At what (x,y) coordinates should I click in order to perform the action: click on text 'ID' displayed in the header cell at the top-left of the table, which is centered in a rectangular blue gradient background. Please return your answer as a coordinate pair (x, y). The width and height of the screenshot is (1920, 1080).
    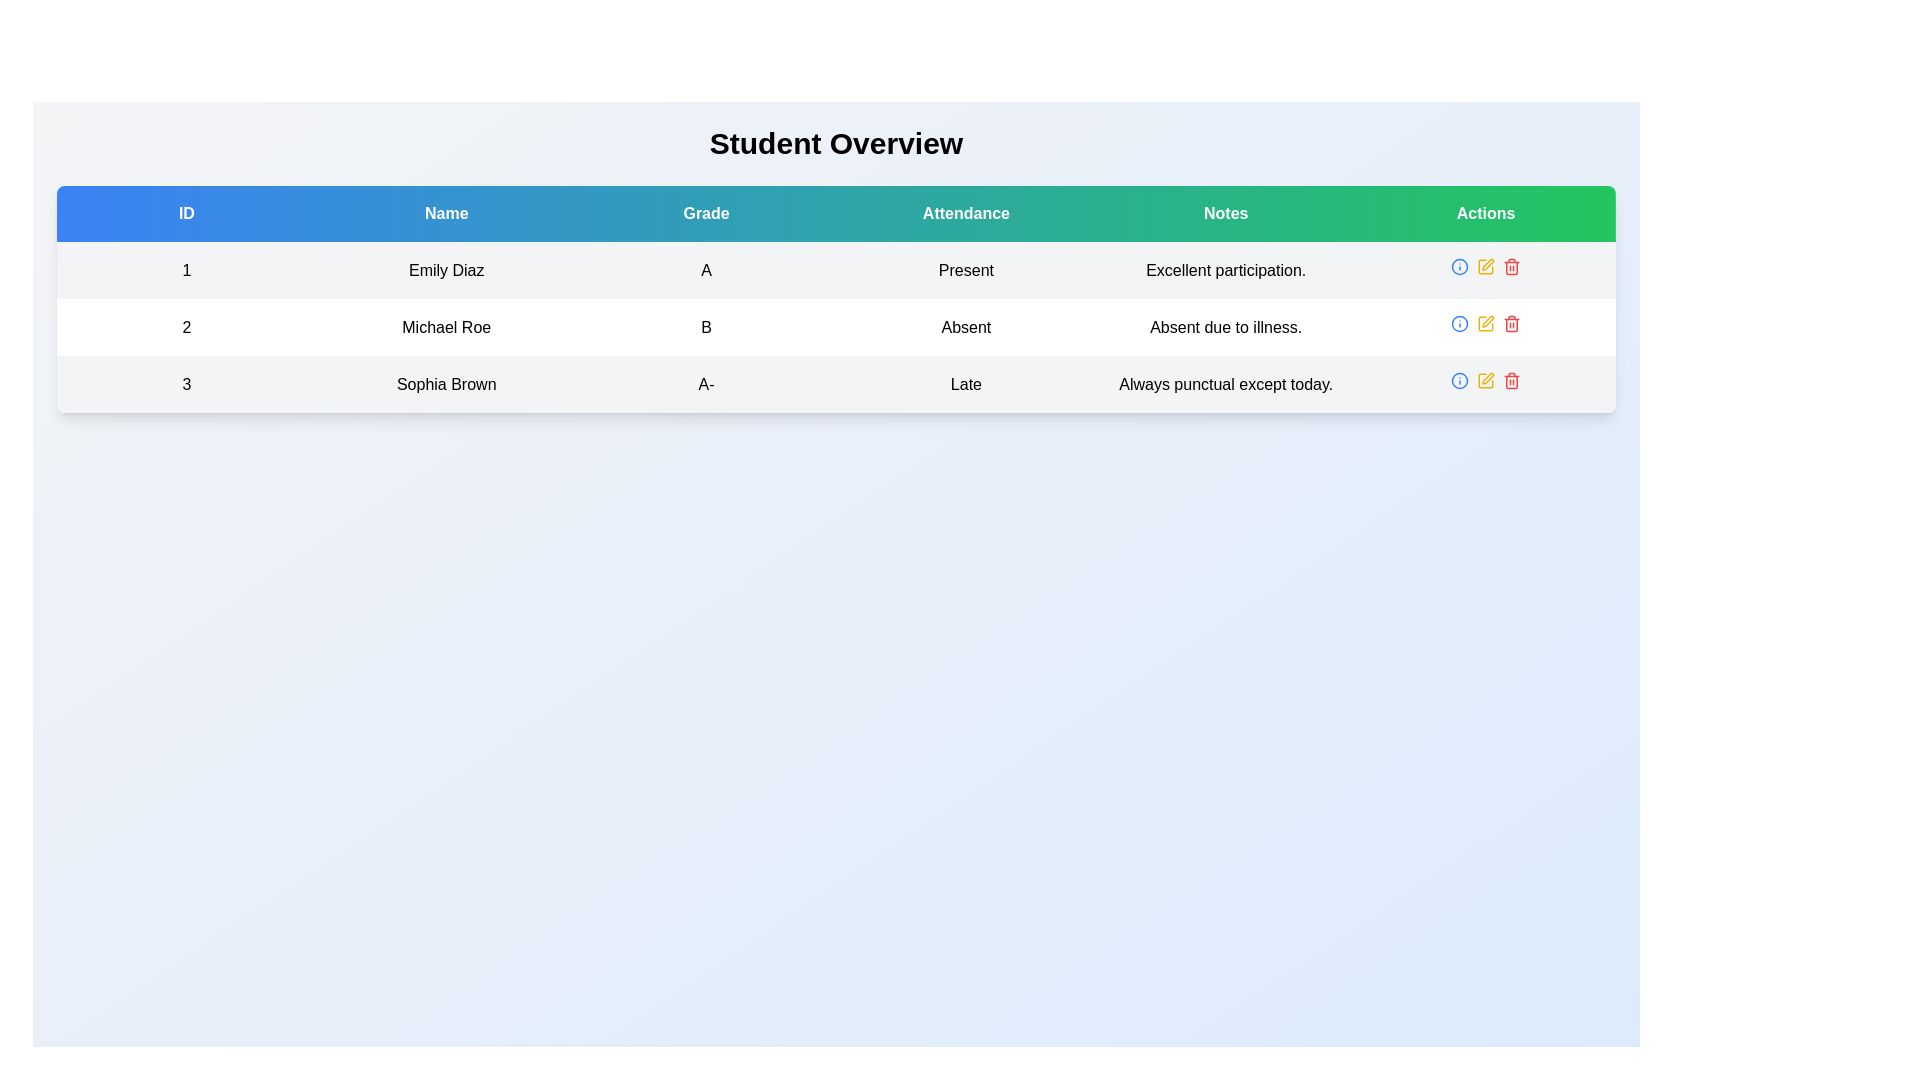
    Looking at the image, I should click on (186, 213).